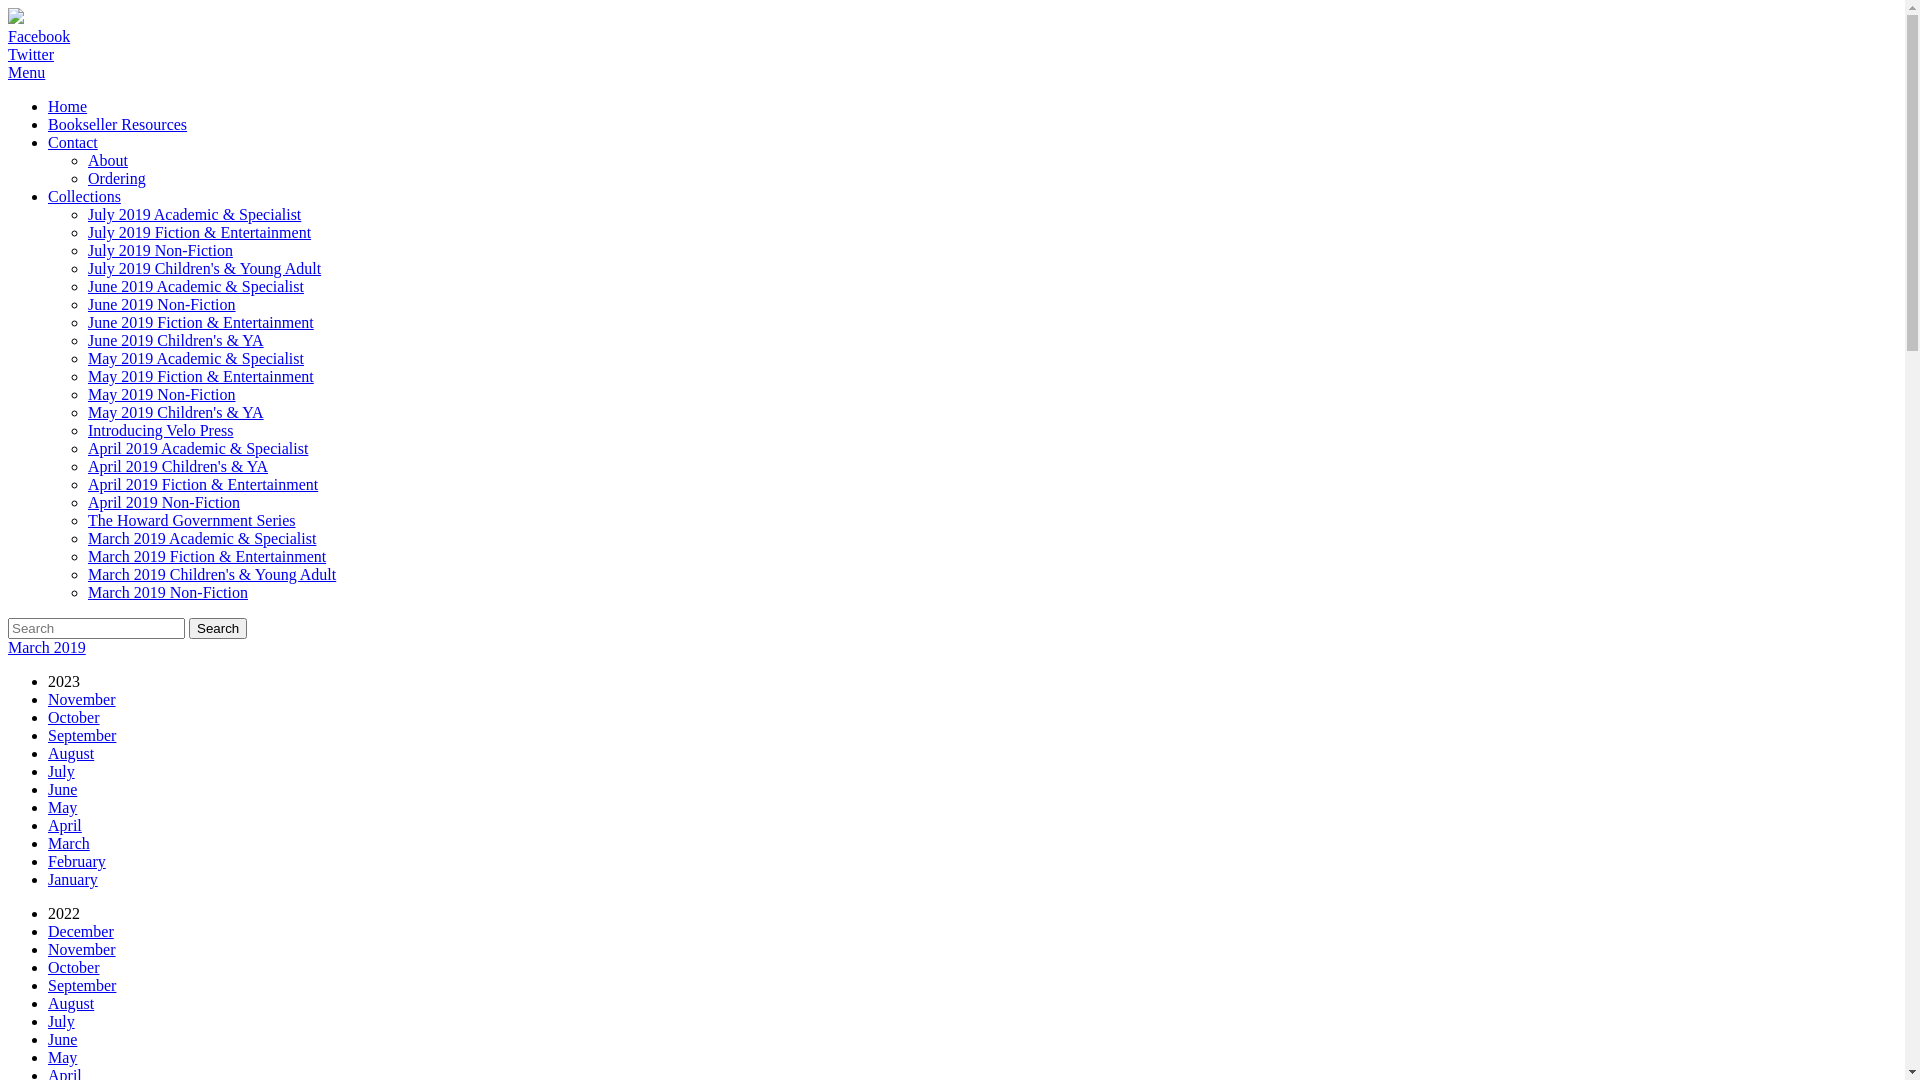 The height and width of the screenshot is (1080, 1920). I want to click on 'December', so click(80, 931).